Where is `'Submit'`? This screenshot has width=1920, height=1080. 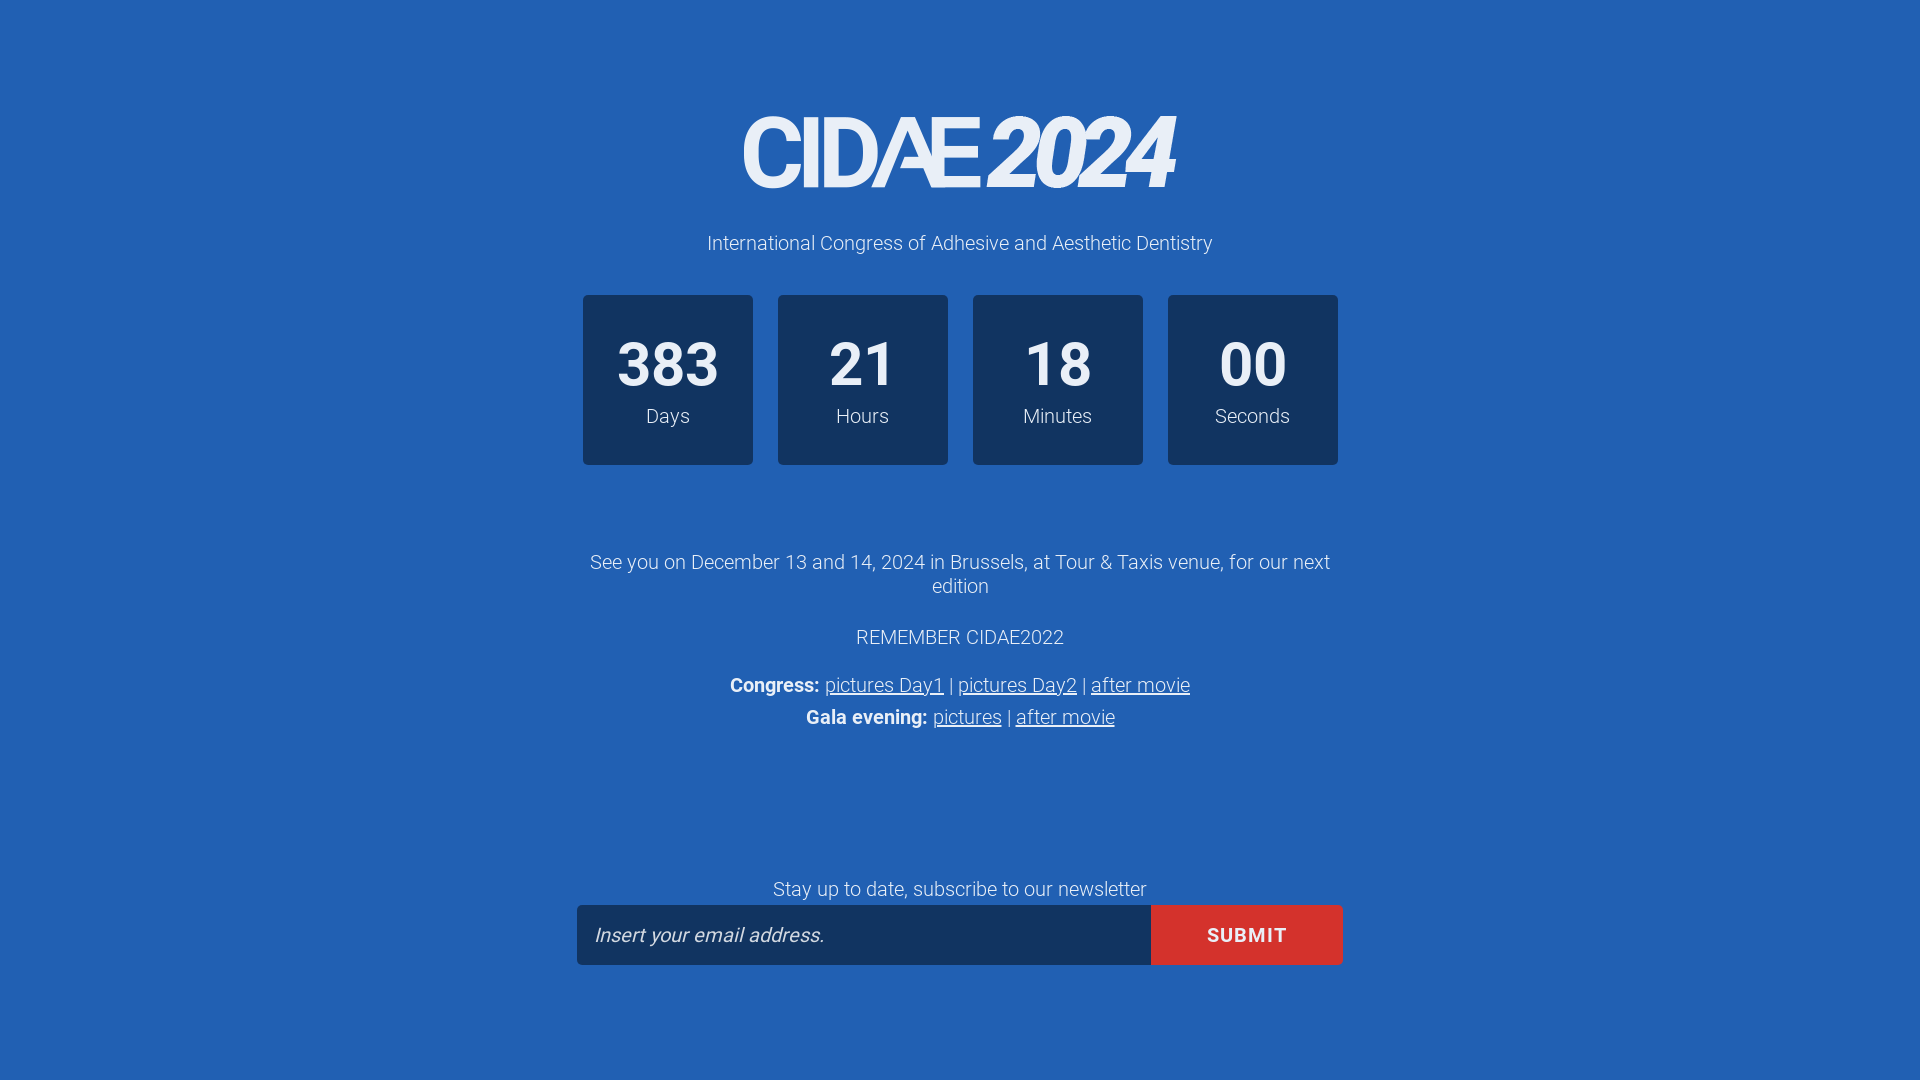
'Submit' is located at coordinates (1246, 934).